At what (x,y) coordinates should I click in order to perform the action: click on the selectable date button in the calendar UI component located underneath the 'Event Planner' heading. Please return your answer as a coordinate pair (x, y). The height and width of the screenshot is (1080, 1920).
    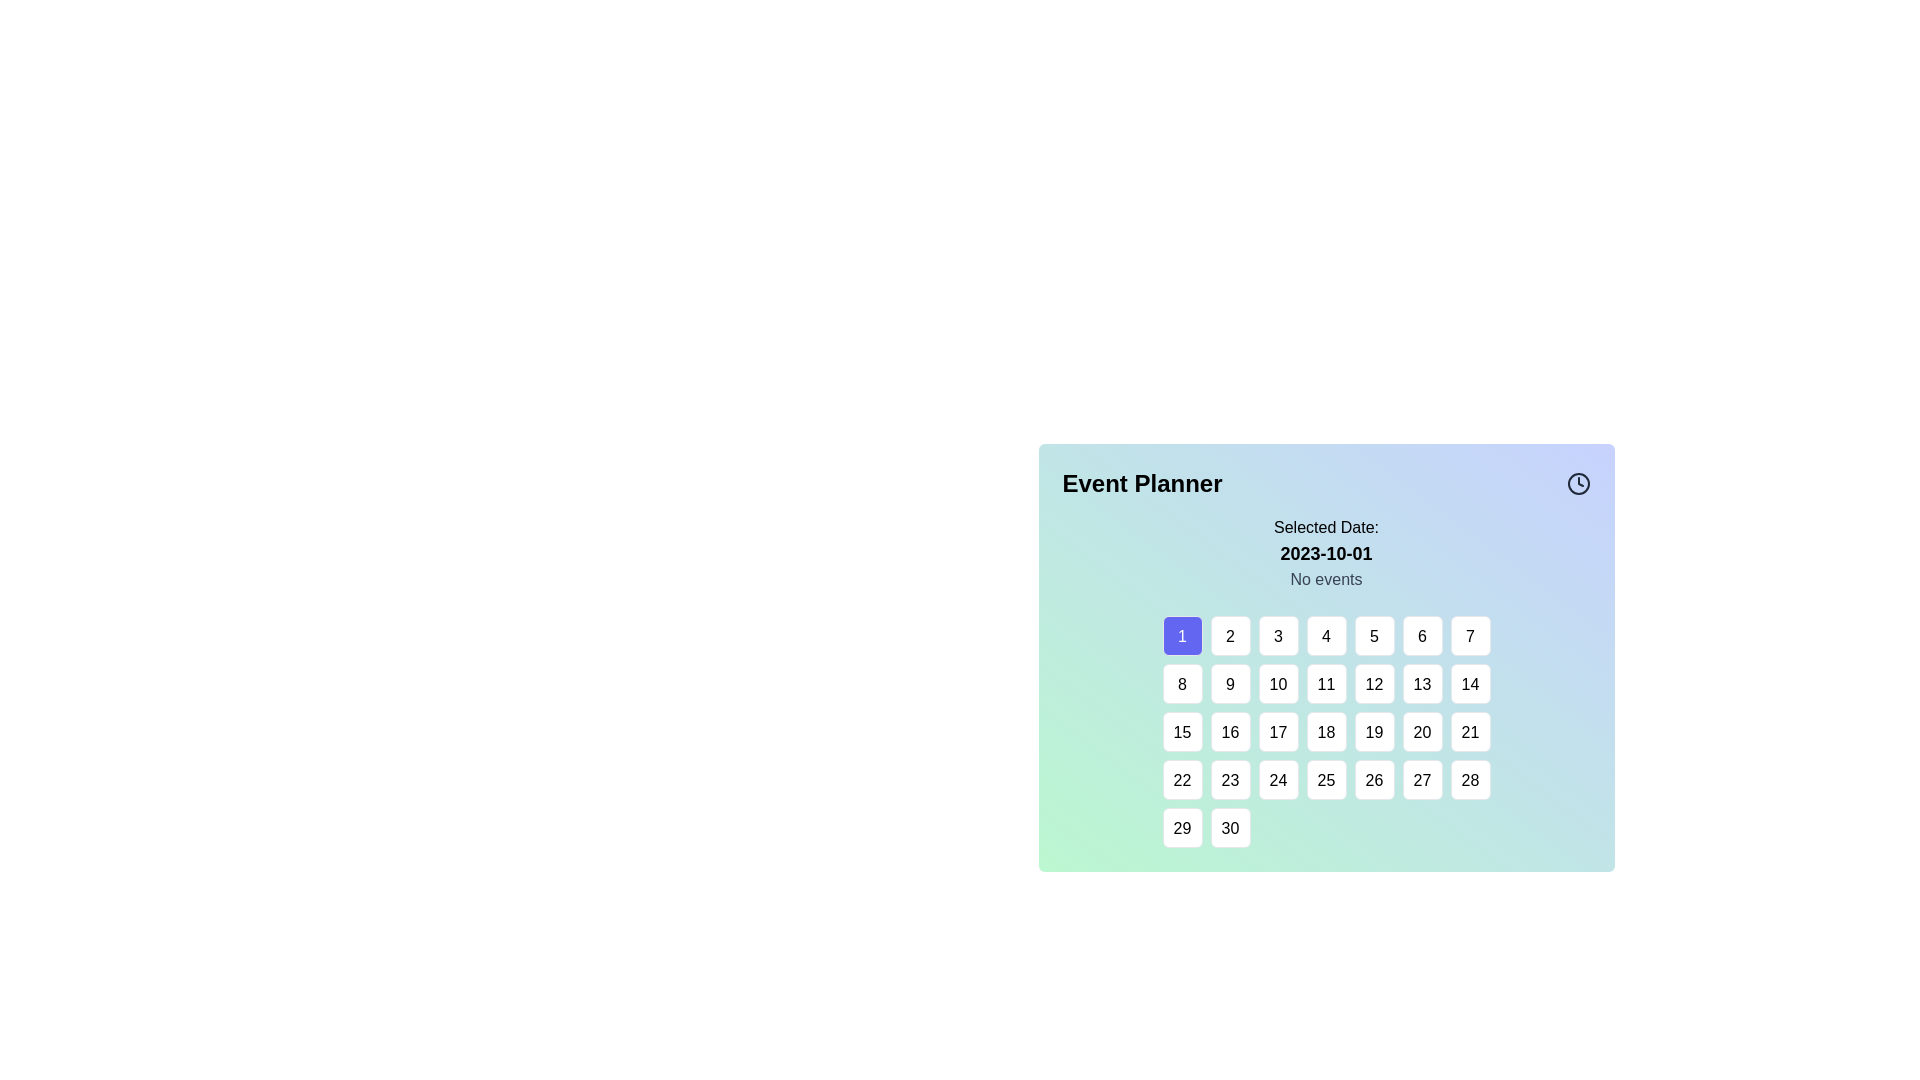
    Looking at the image, I should click on (1229, 778).